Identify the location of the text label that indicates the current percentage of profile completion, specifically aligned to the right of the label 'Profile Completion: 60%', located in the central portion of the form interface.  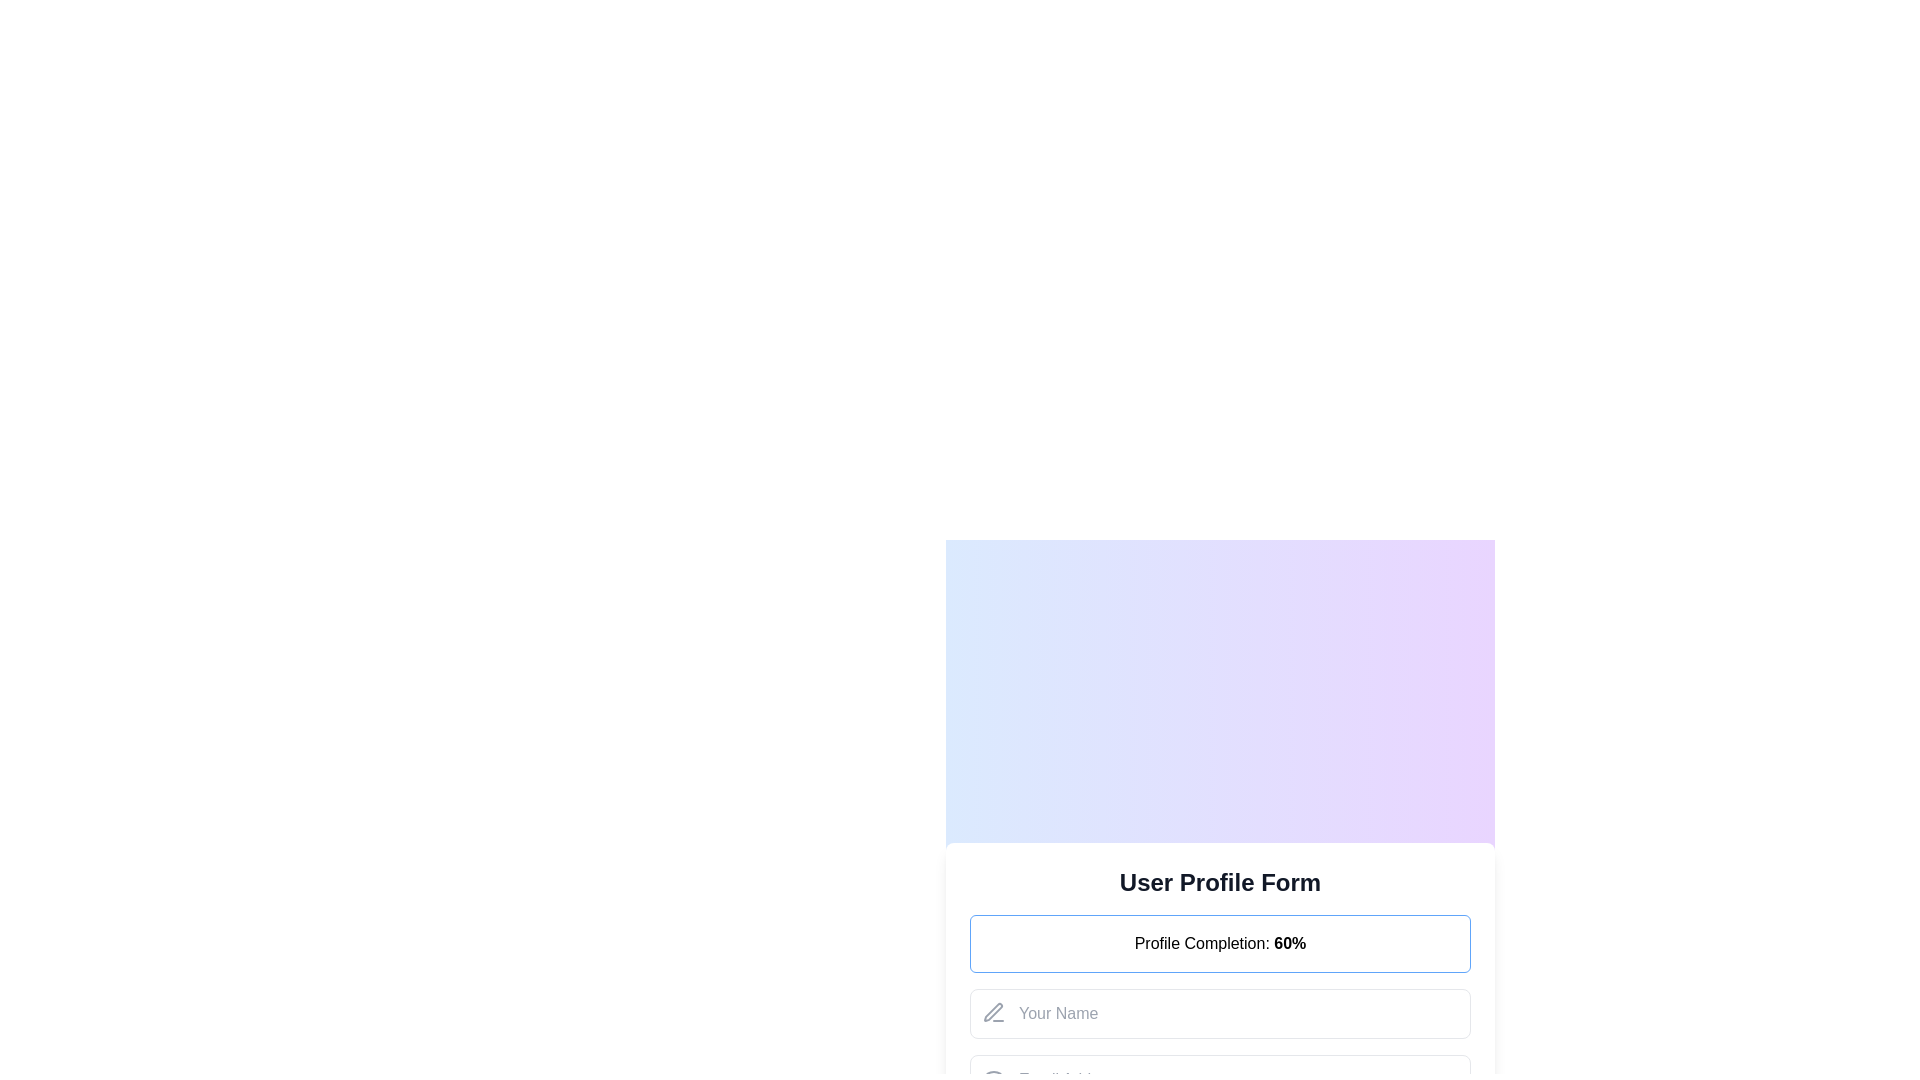
(1290, 942).